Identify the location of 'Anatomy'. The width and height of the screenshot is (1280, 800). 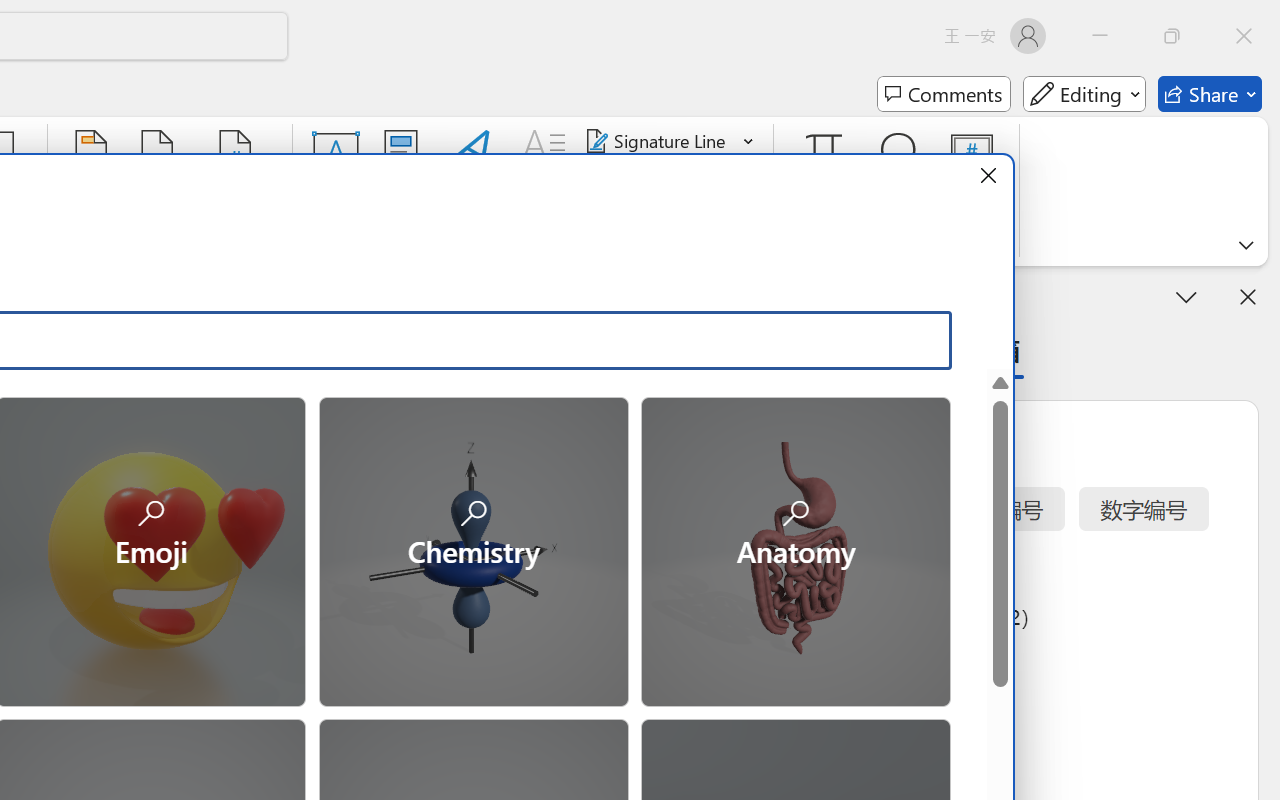
(794, 549).